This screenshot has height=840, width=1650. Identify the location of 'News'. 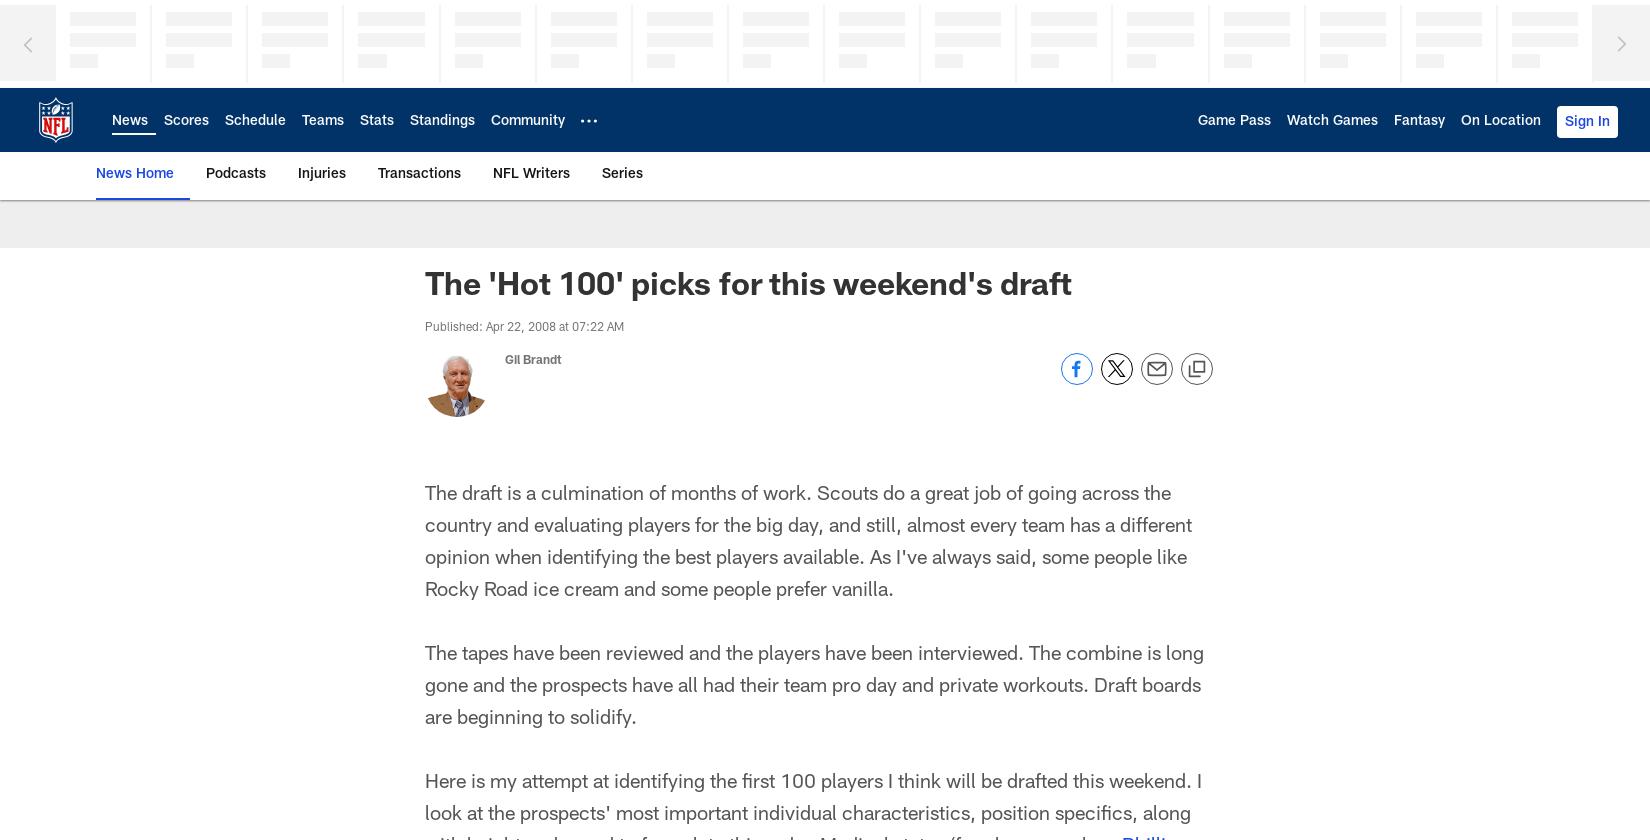
(112, 120).